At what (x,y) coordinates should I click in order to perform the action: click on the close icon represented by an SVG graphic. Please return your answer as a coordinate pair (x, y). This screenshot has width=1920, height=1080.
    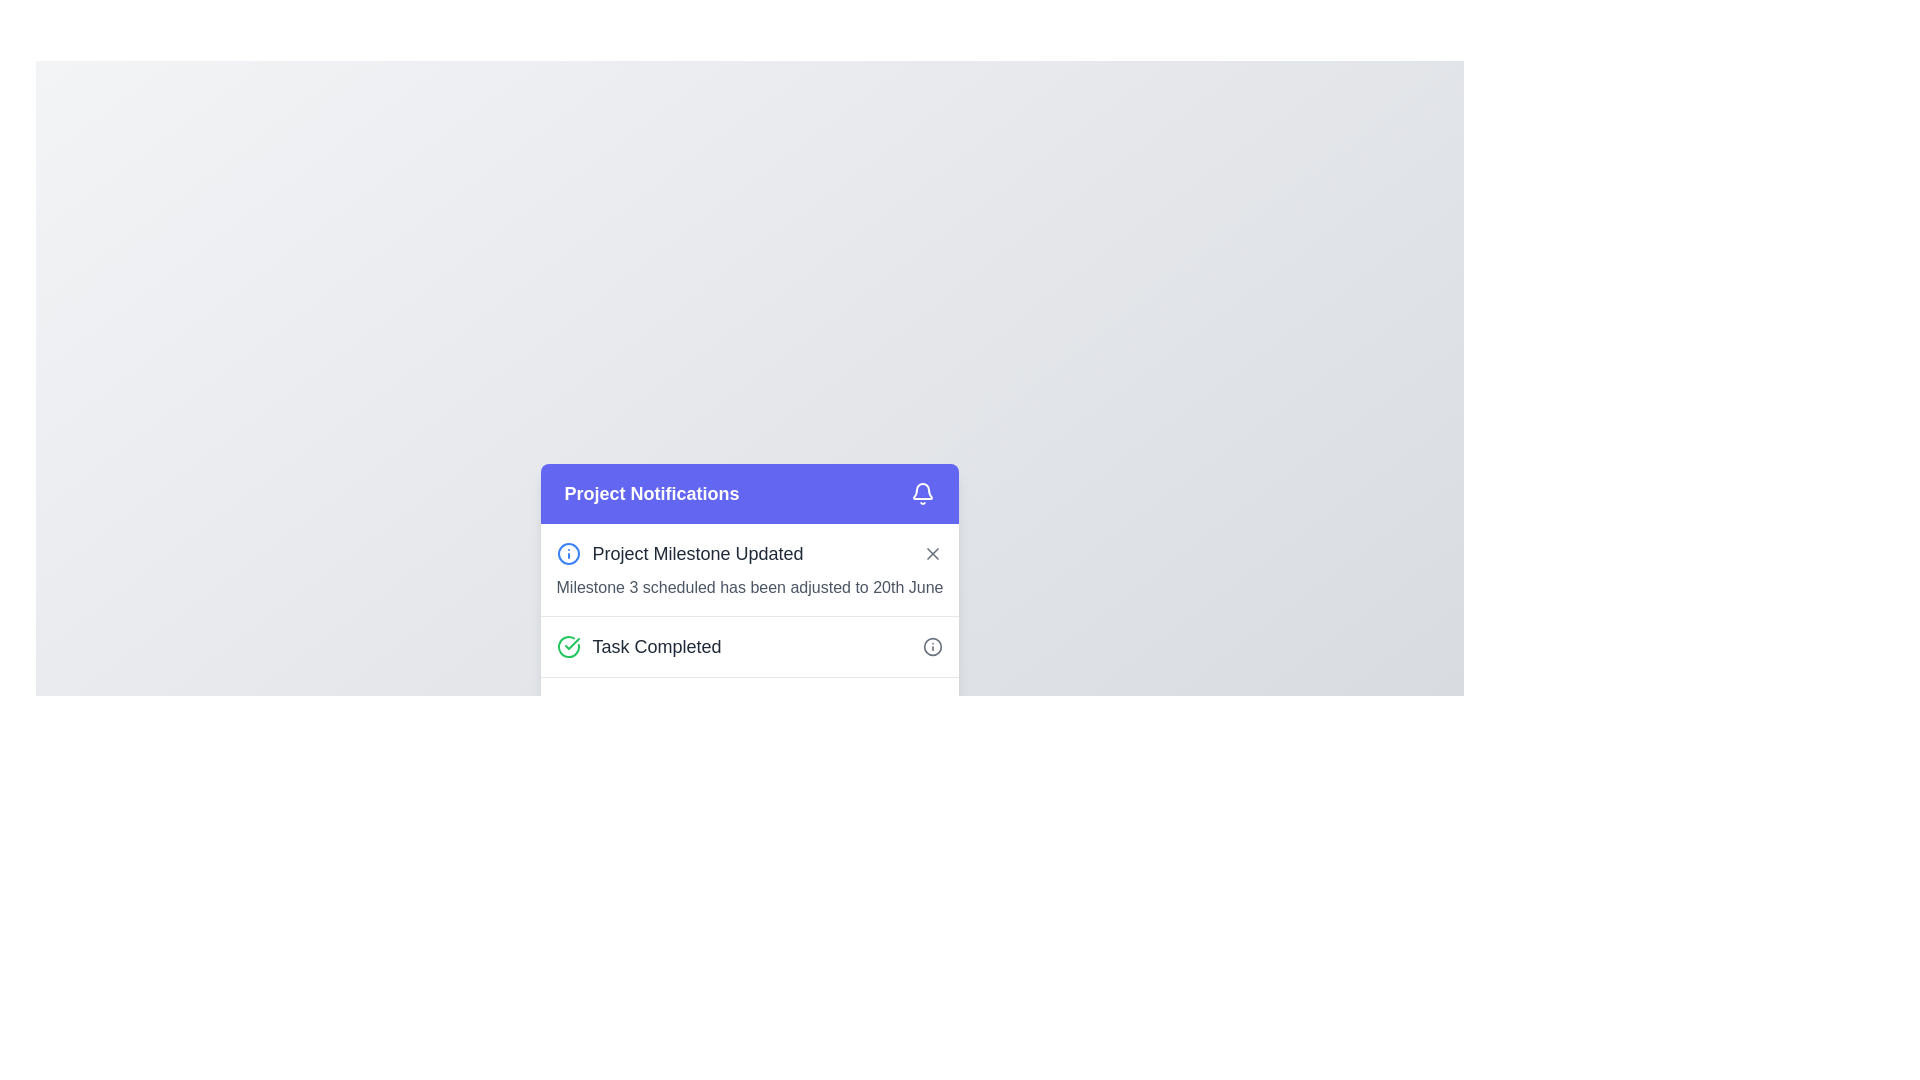
    Looking at the image, I should click on (932, 554).